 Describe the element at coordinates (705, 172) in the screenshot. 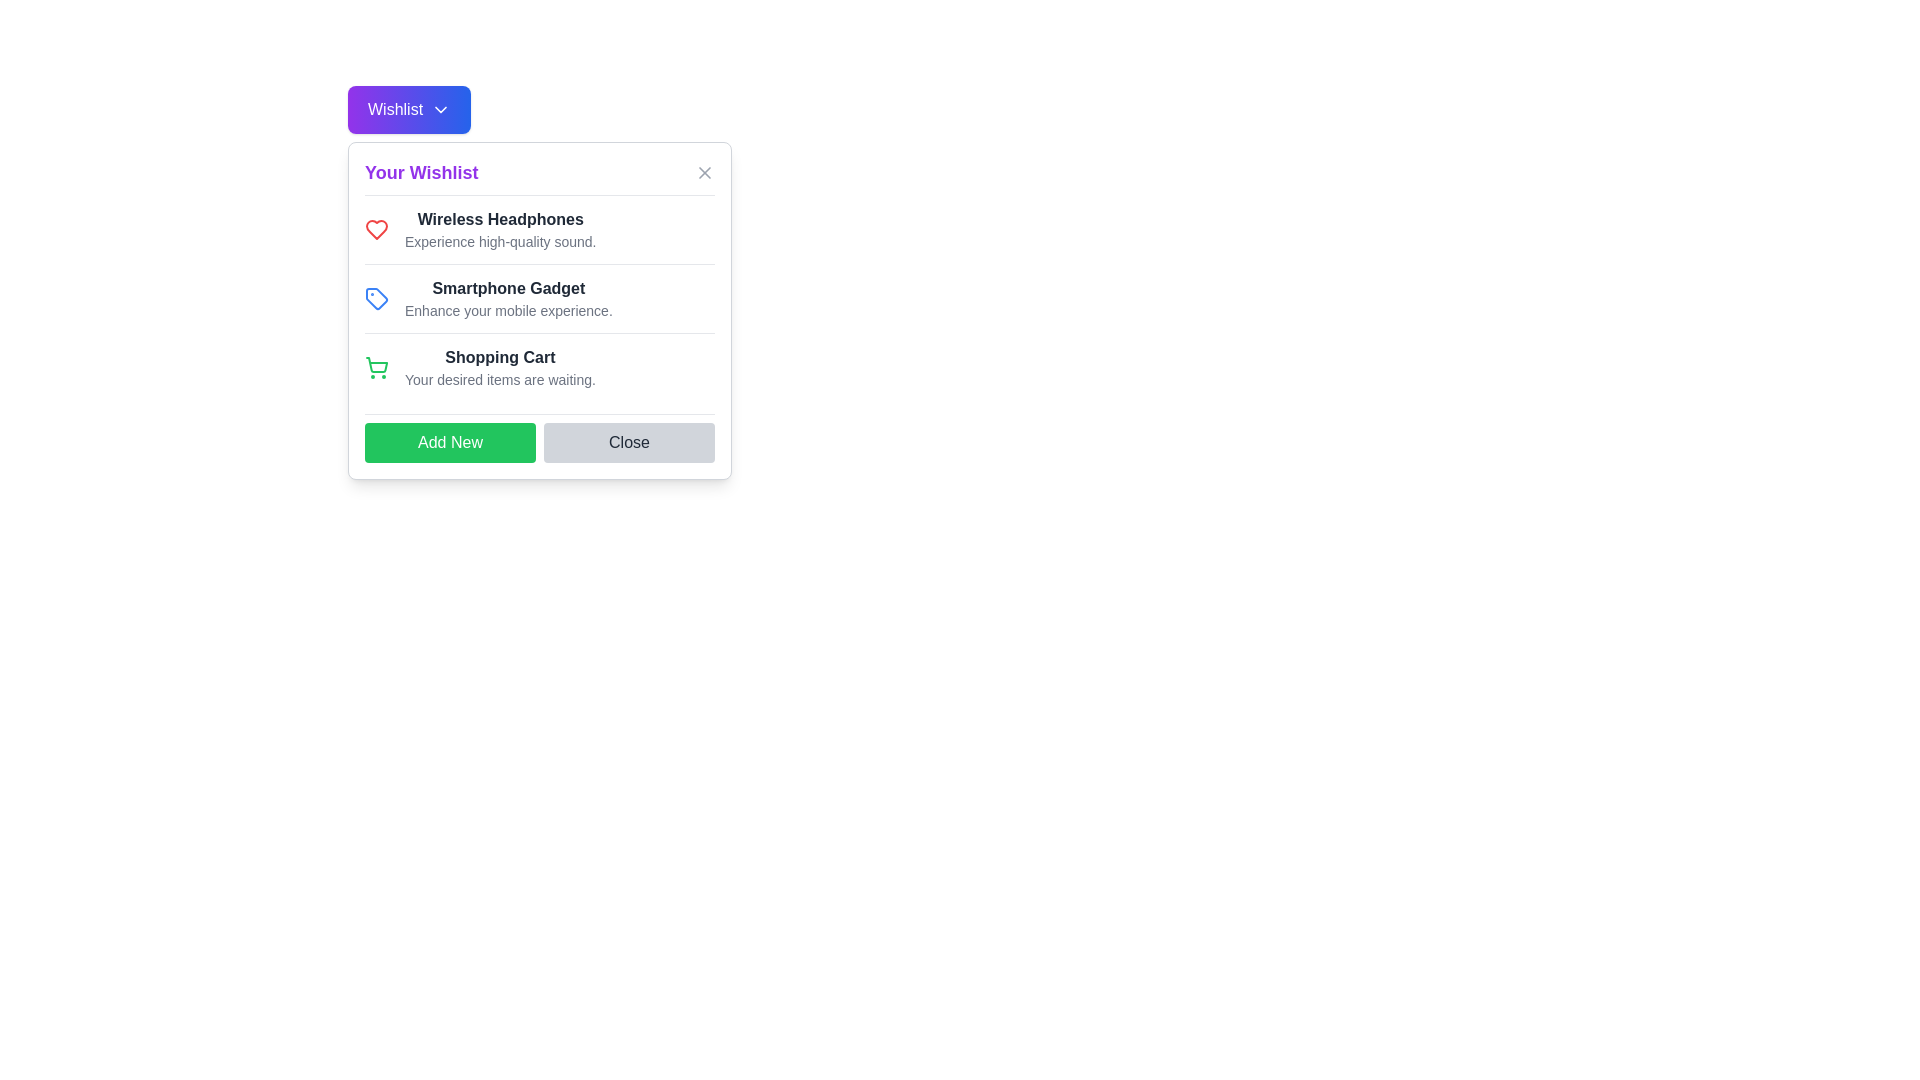

I see `the close button icon located at the top-right corner of the popup window, aligned with the title 'Your Wishlist'` at that location.